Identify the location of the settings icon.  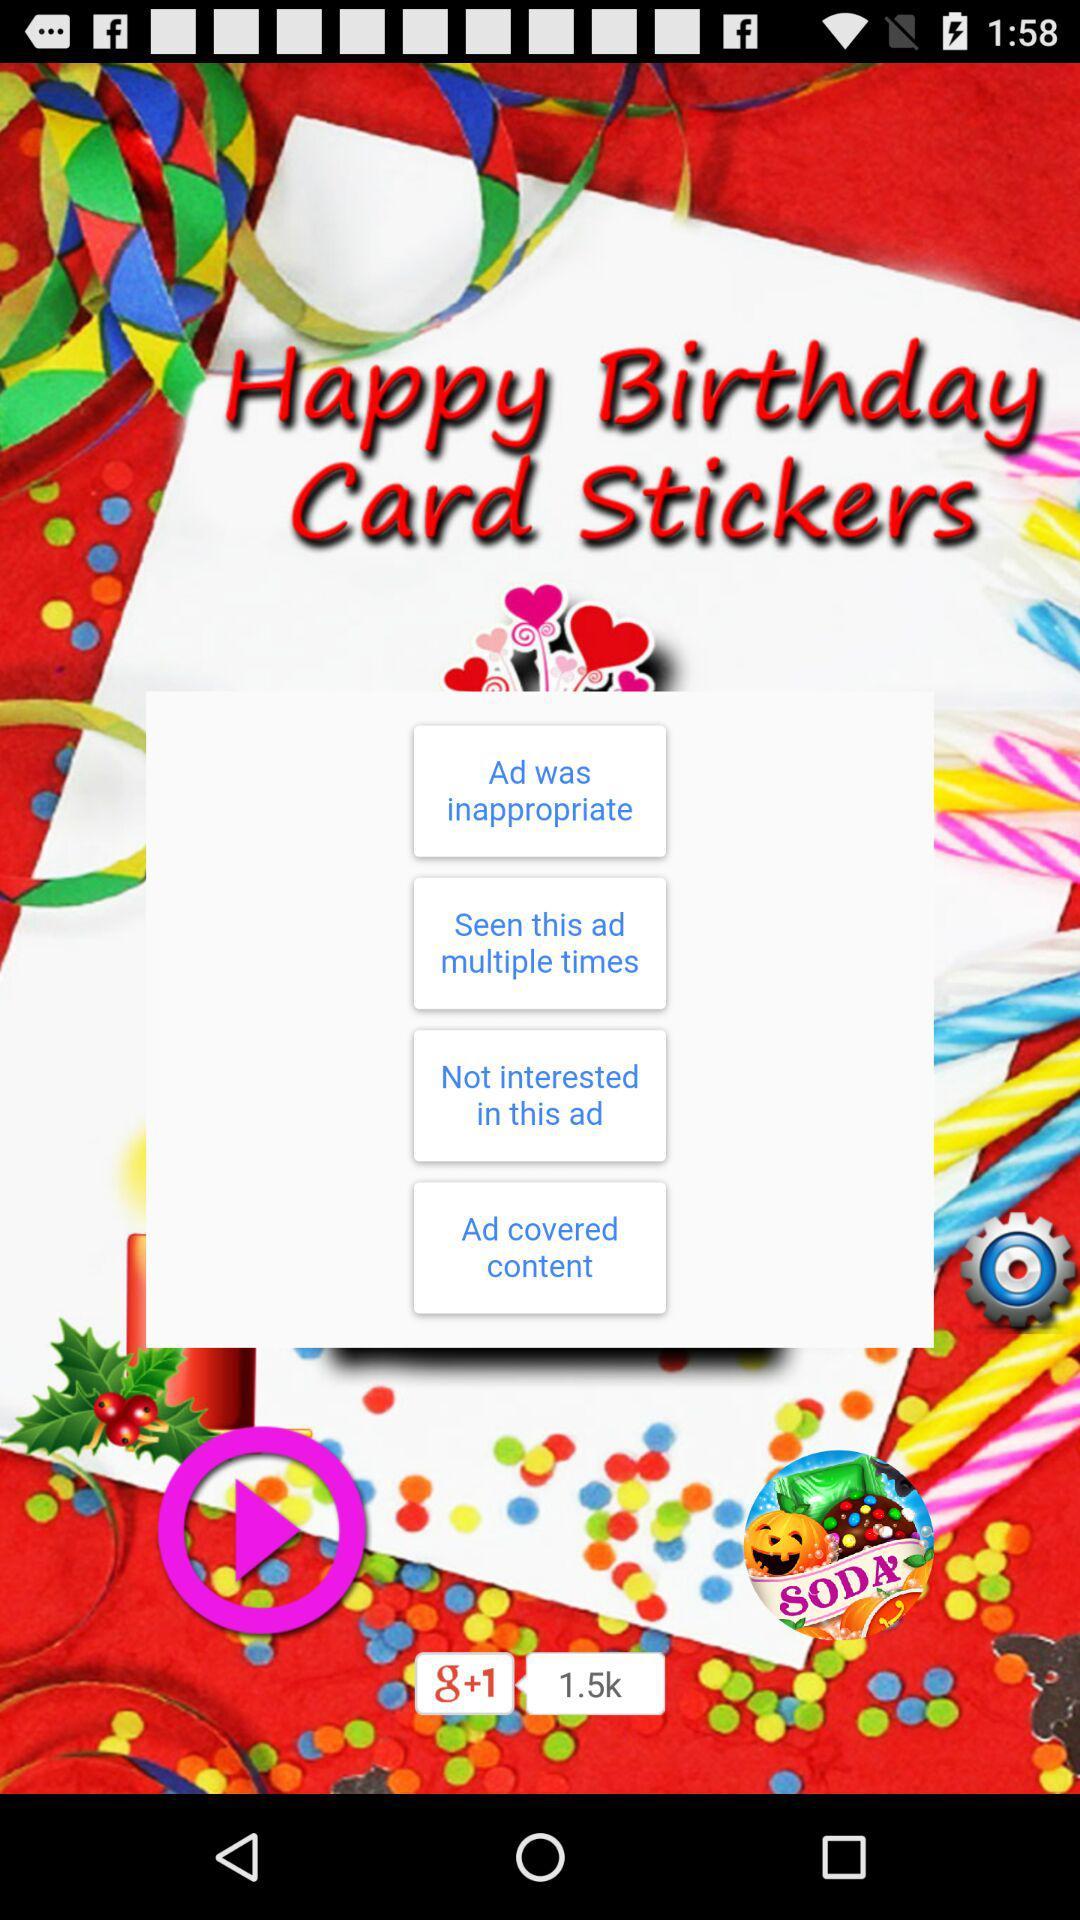
(1017, 1360).